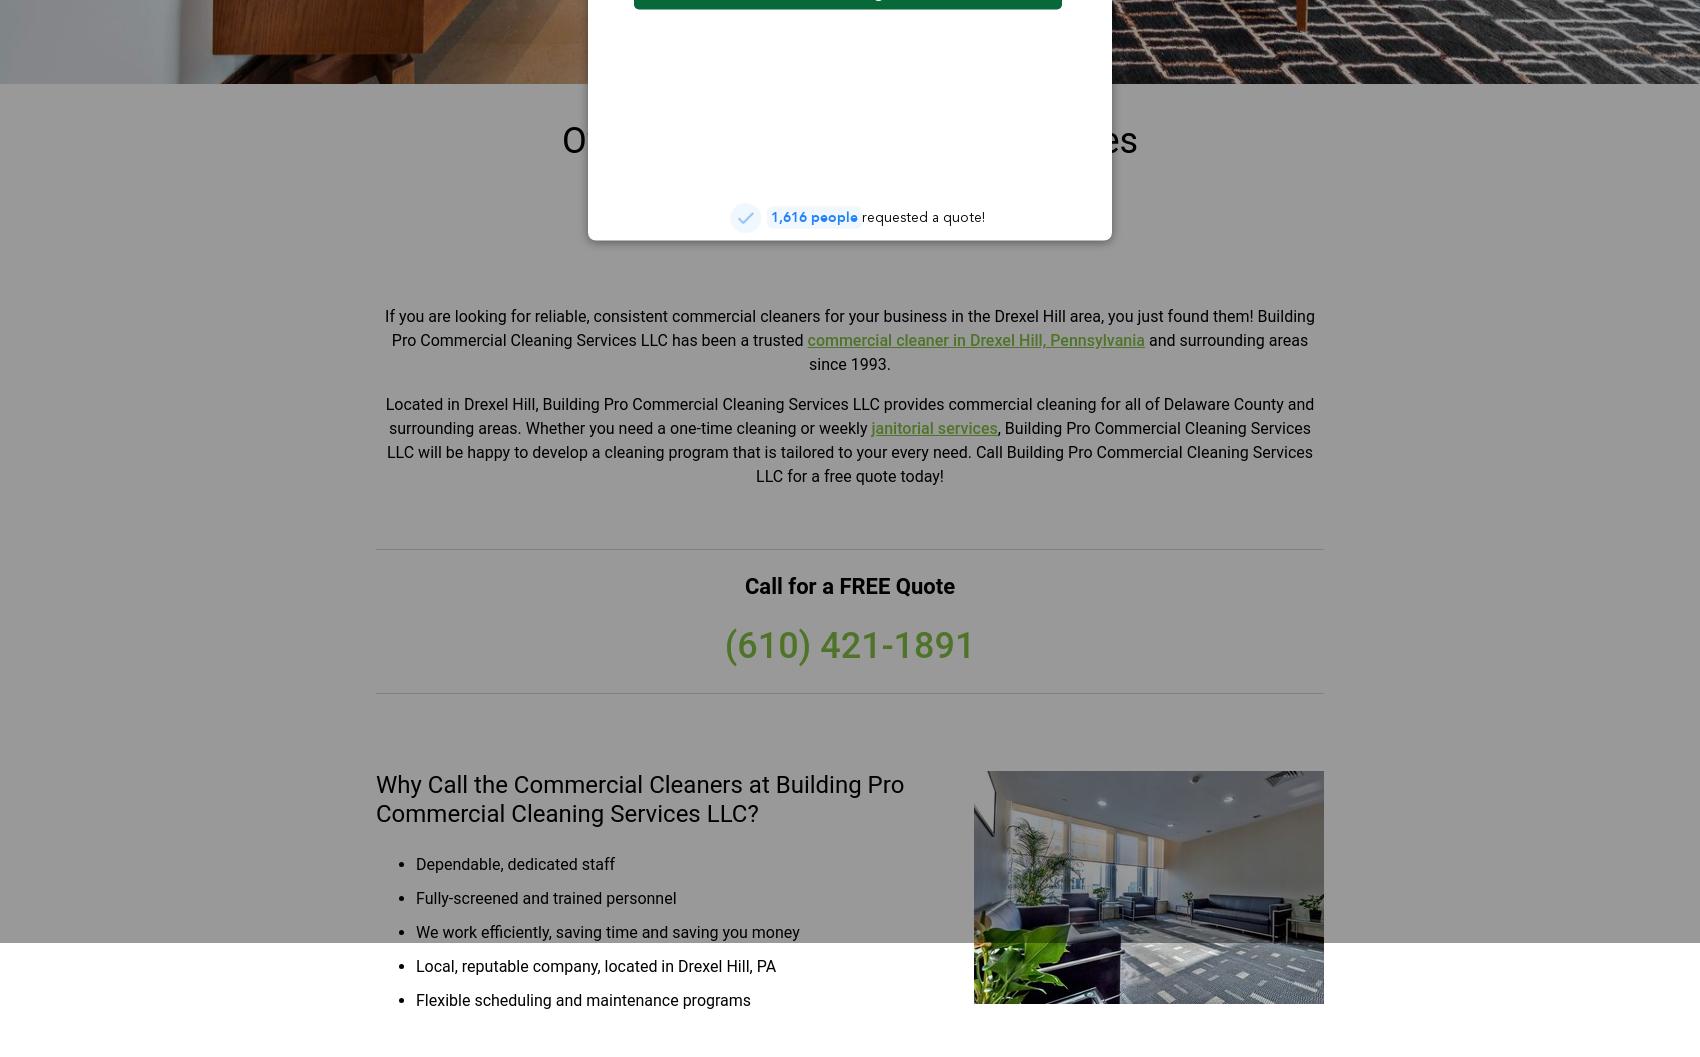 The height and width of the screenshot is (1057, 1700). What do you see at coordinates (724, 646) in the screenshot?
I see `'(610) 421-1891'` at bounding box center [724, 646].